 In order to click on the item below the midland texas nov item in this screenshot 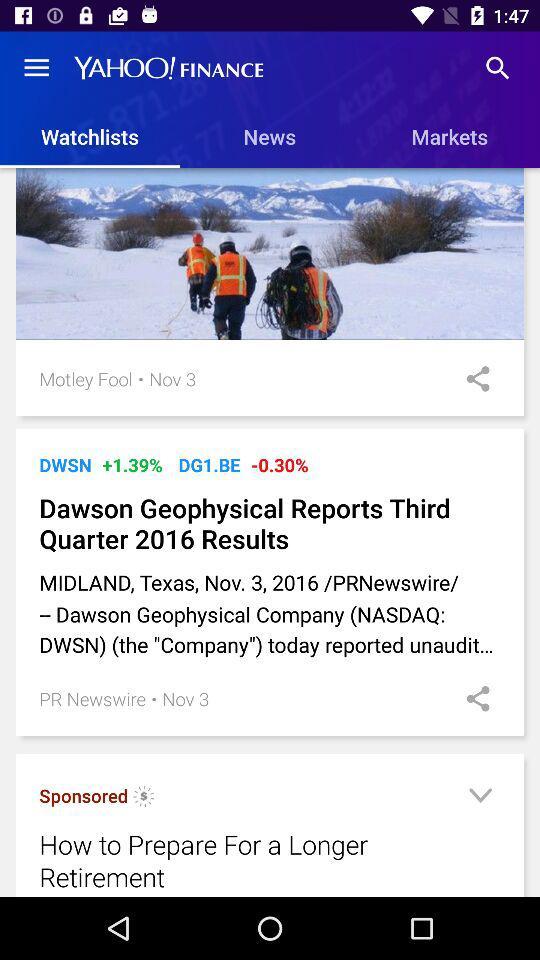, I will do `click(153, 698)`.